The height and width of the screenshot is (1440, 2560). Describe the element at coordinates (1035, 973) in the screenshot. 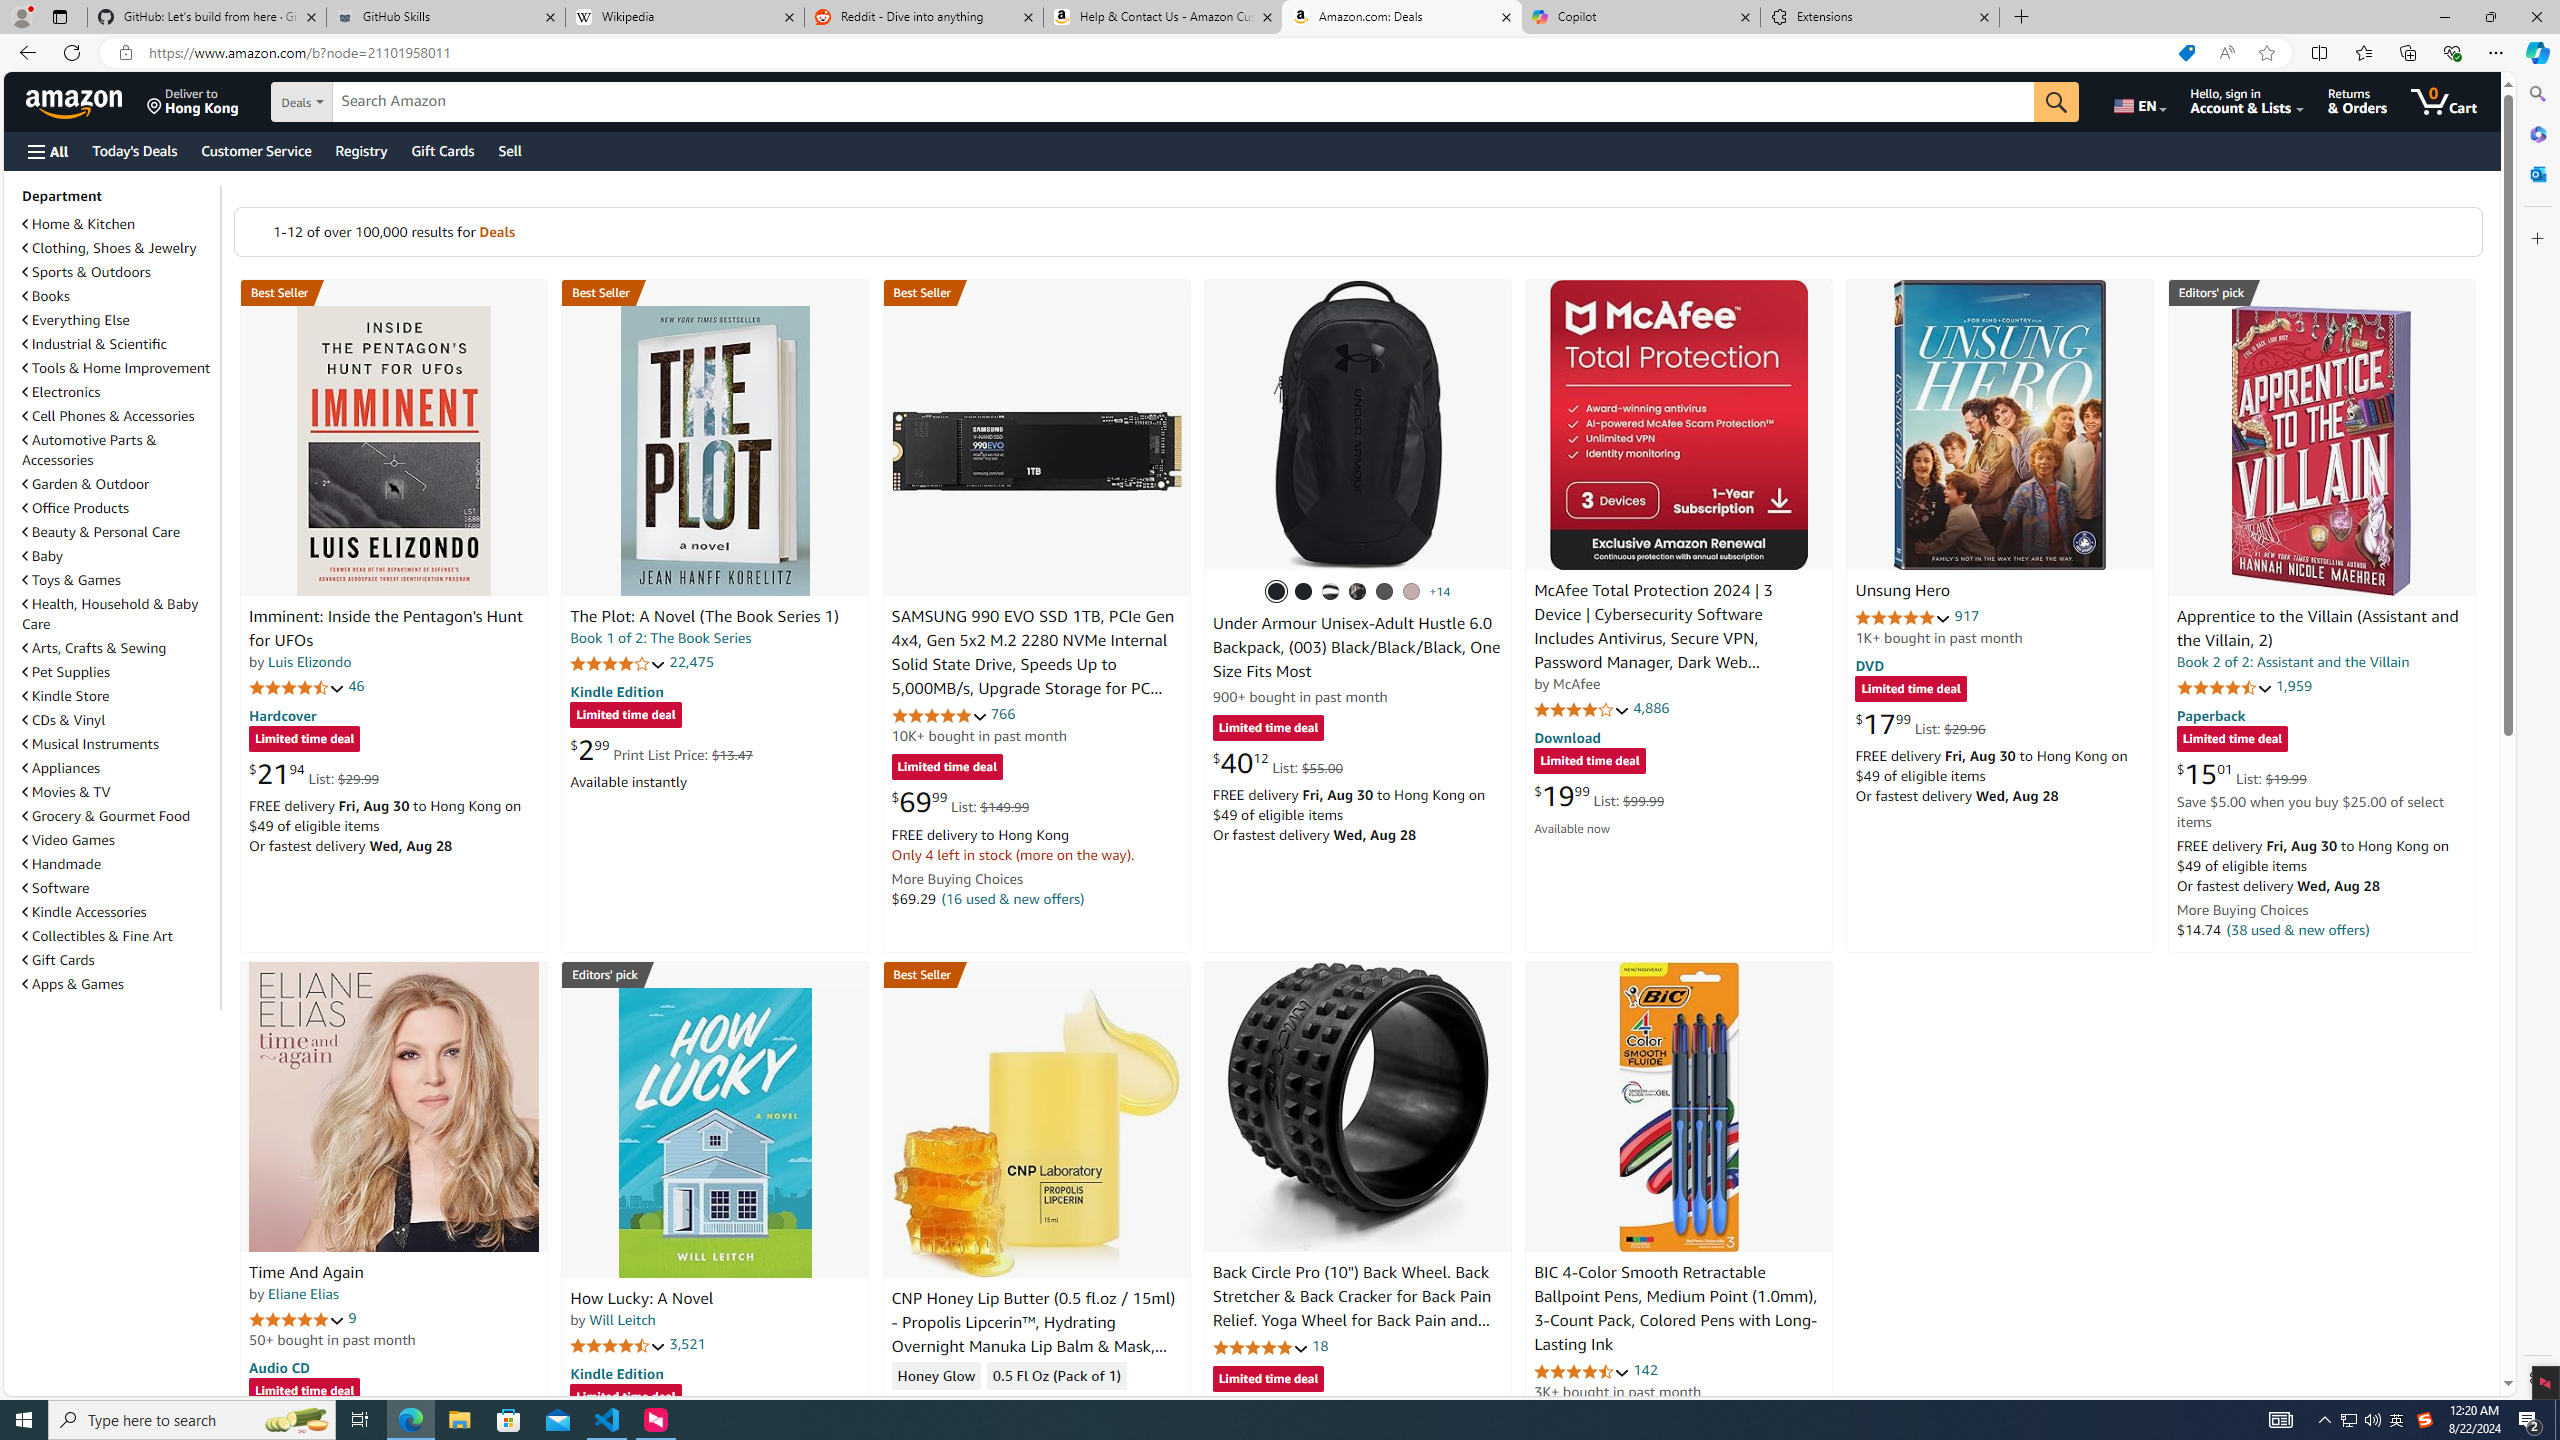

I see `'Best Seller in Lip Butters'` at that location.